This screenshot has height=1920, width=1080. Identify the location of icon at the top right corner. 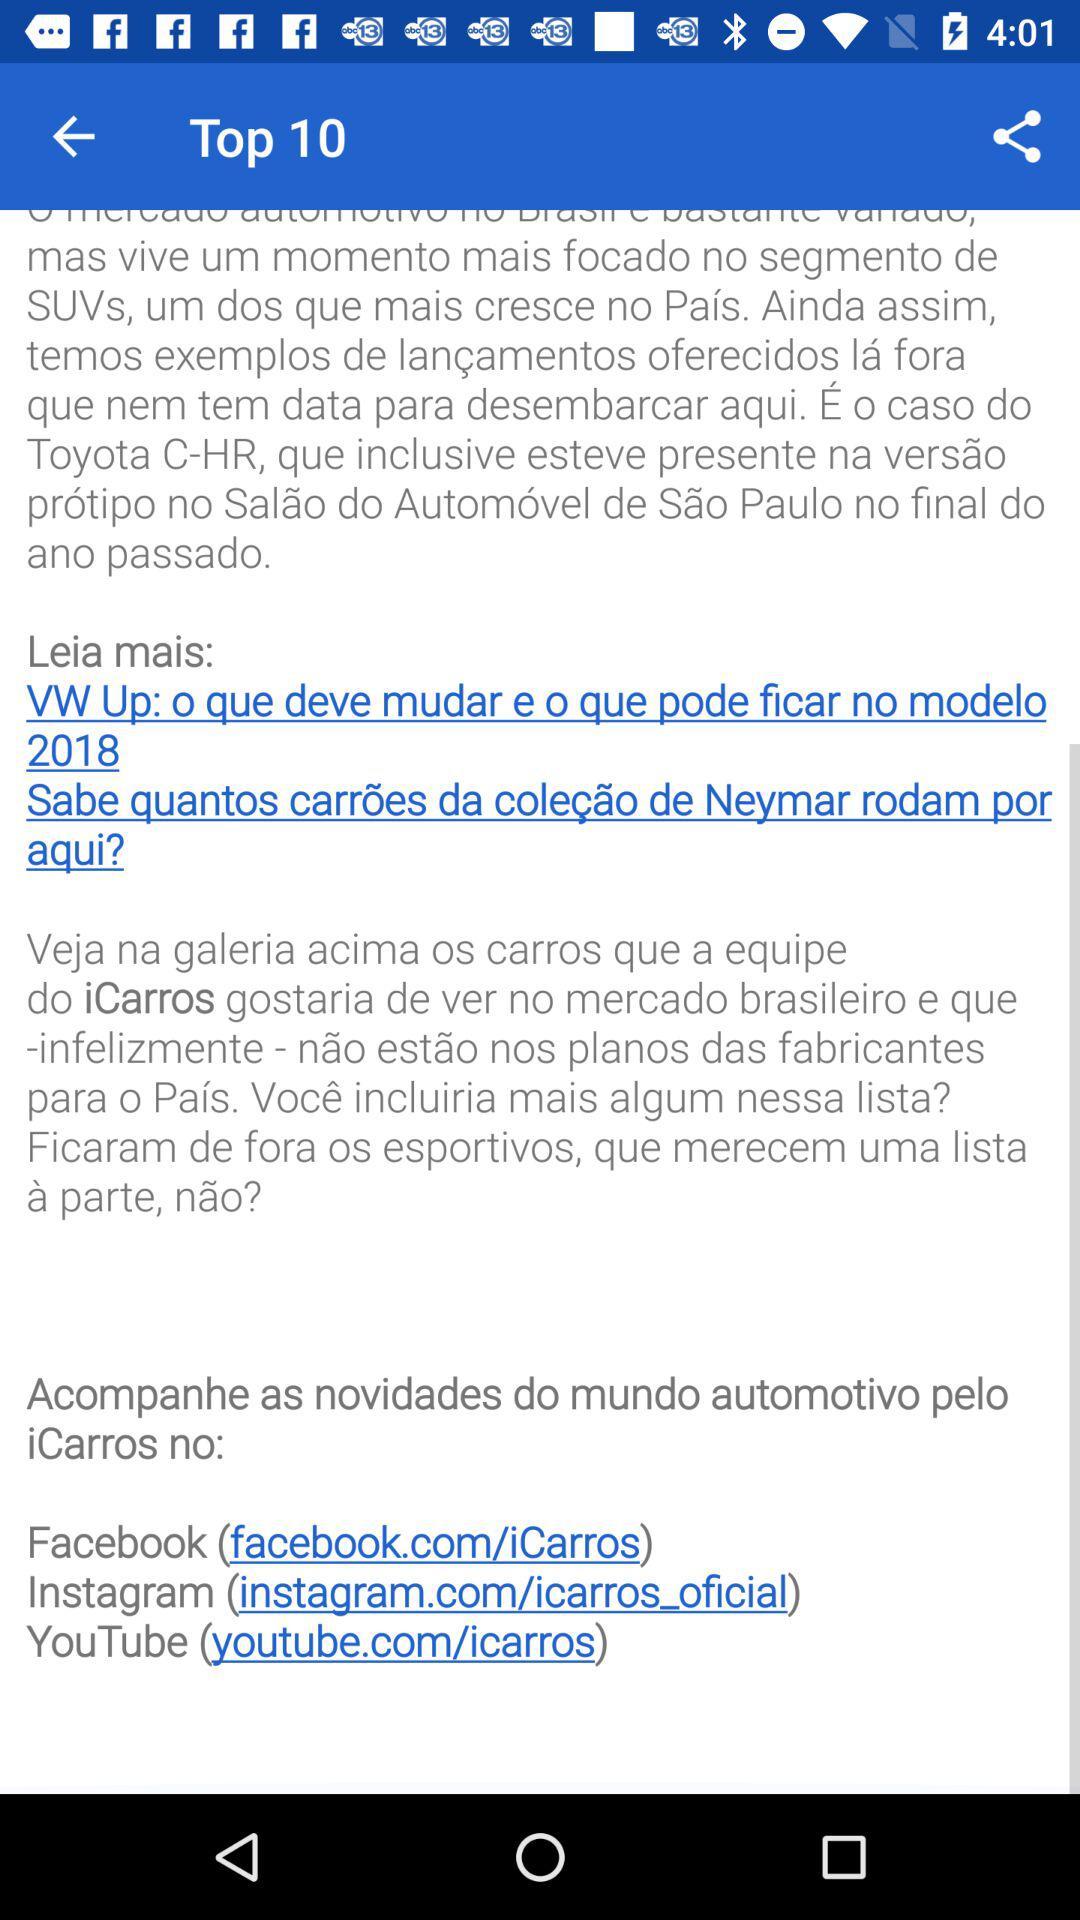
(1017, 135).